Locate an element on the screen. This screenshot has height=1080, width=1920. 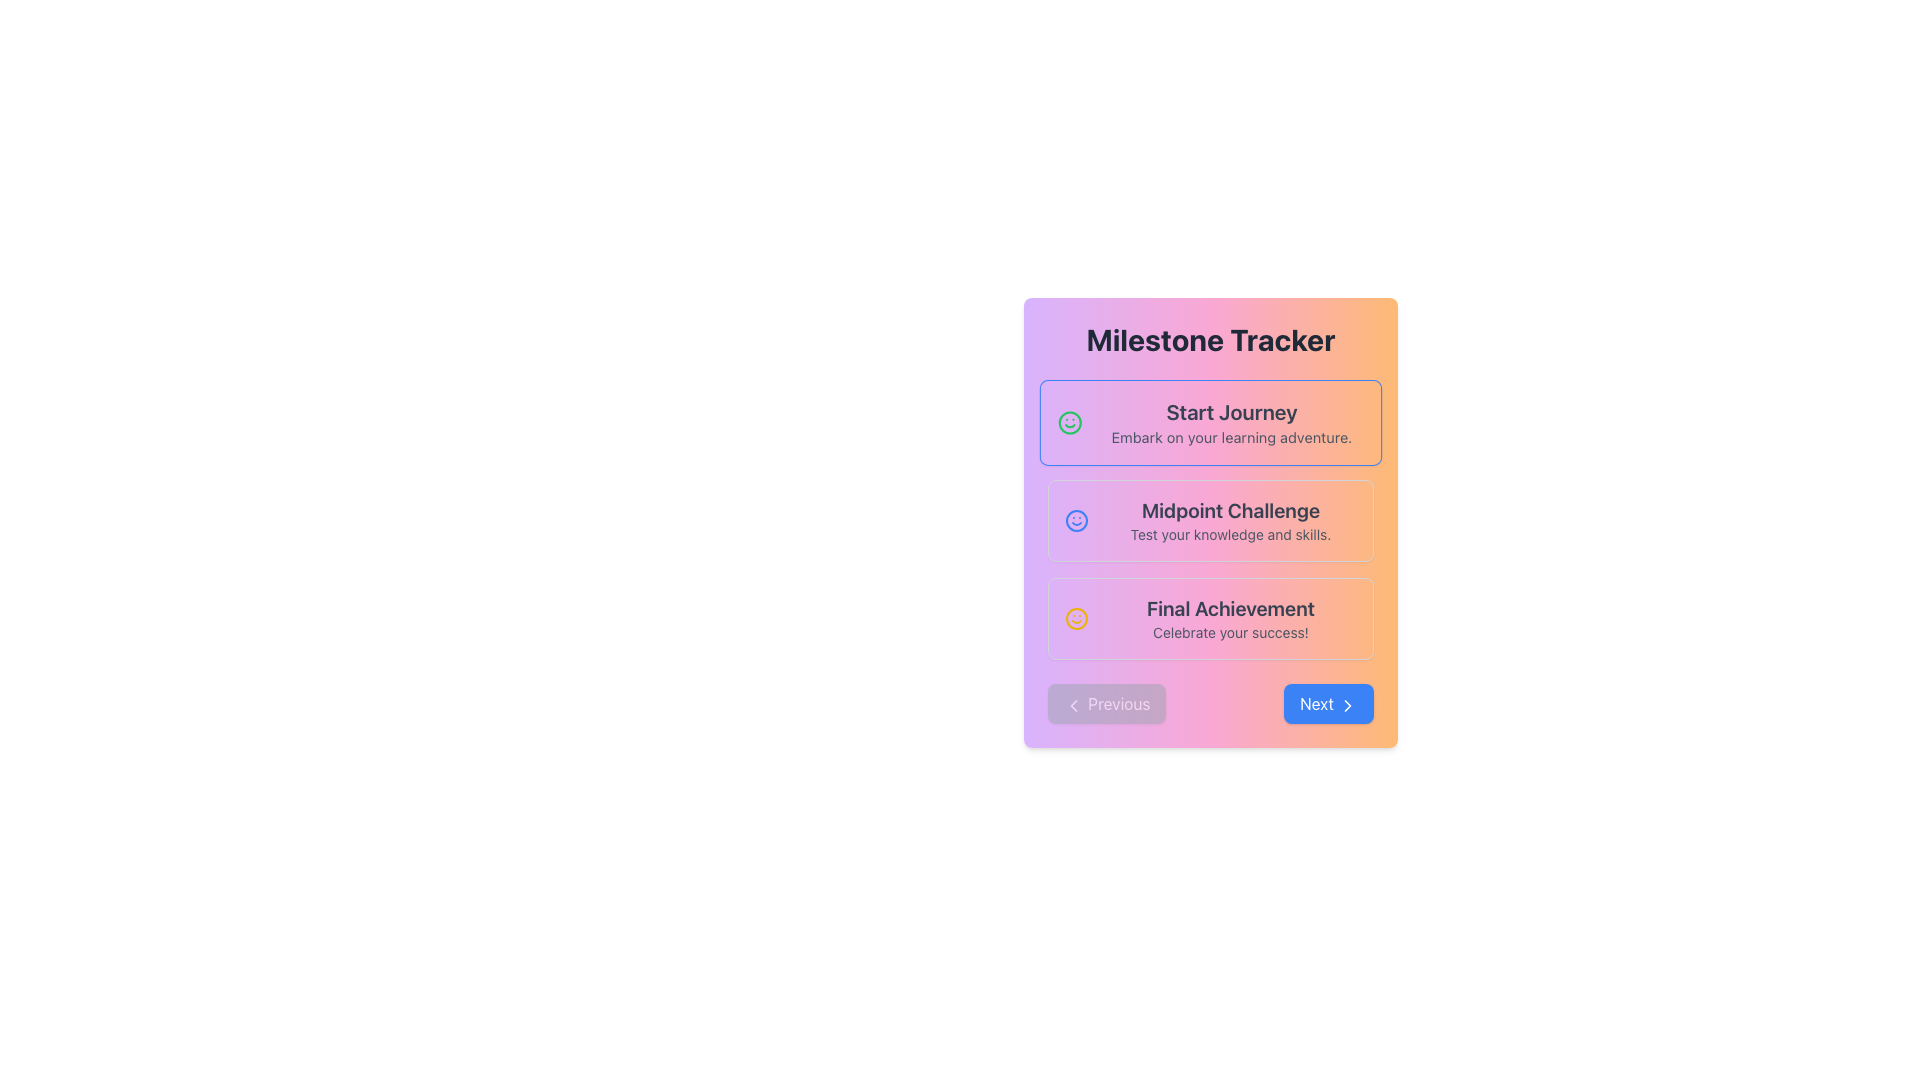
the Informational card that represents the final achievement in the progress tracker, which is the third and last card in the vertical stack located below the 'Midpoint Challenge' card is located at coordinates (1209, 617).